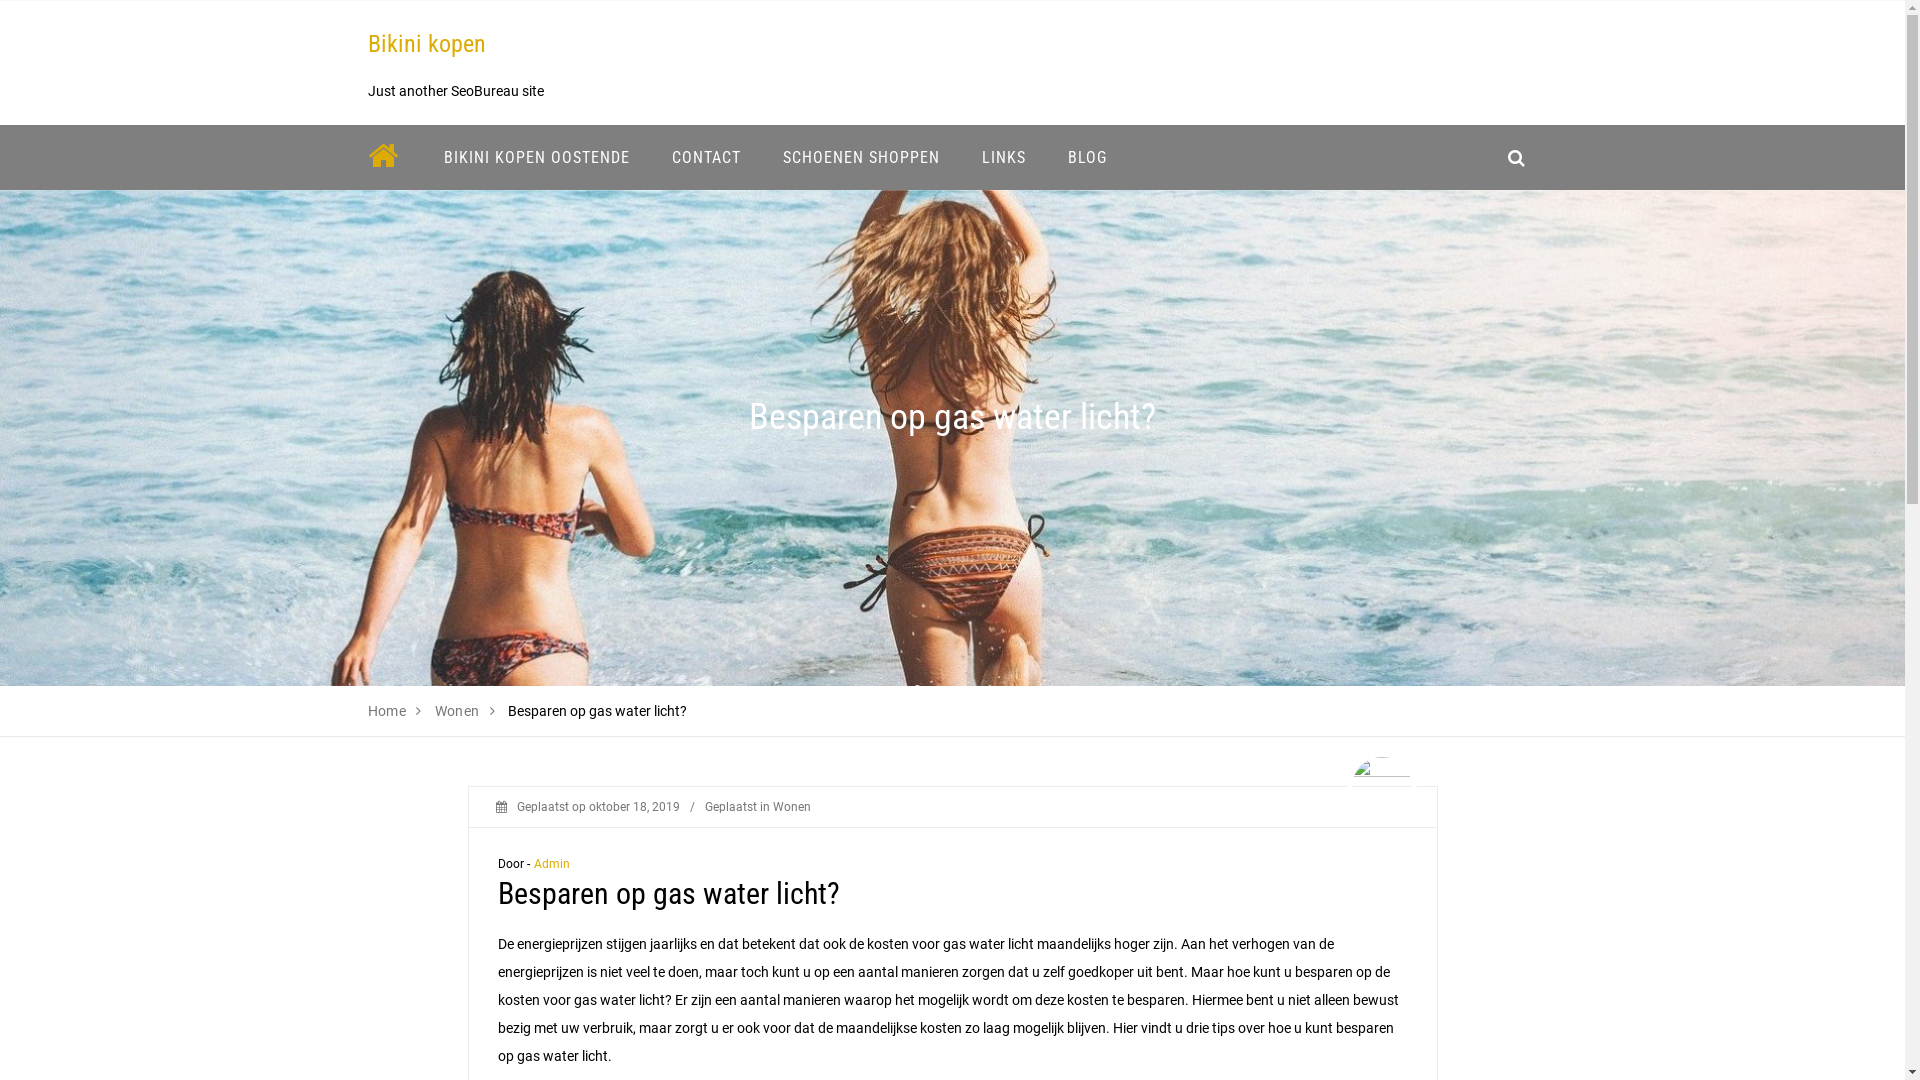  Describe the element at coordinates (387, 709) in the screenshot. I see `'Home'` at that location.